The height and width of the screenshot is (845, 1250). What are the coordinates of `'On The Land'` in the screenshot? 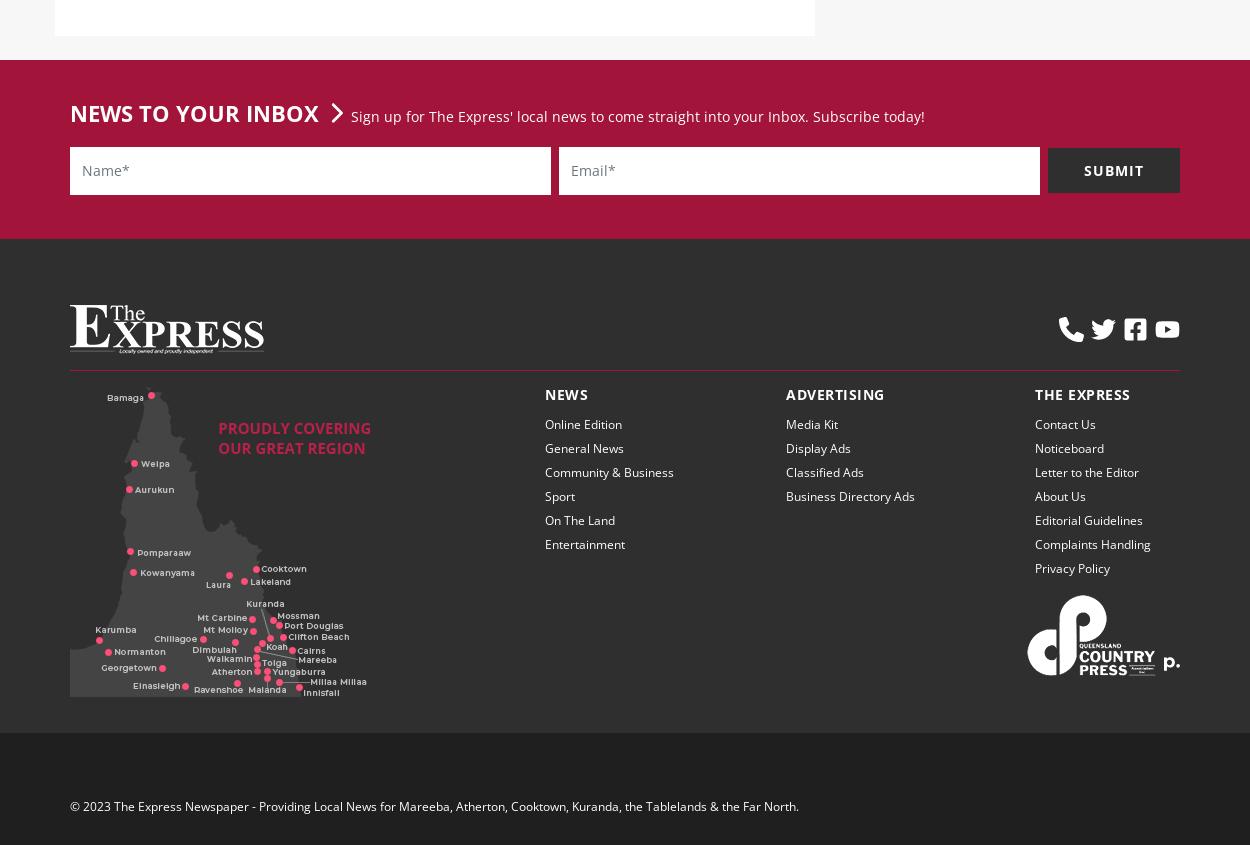 It's located at (579, 535).